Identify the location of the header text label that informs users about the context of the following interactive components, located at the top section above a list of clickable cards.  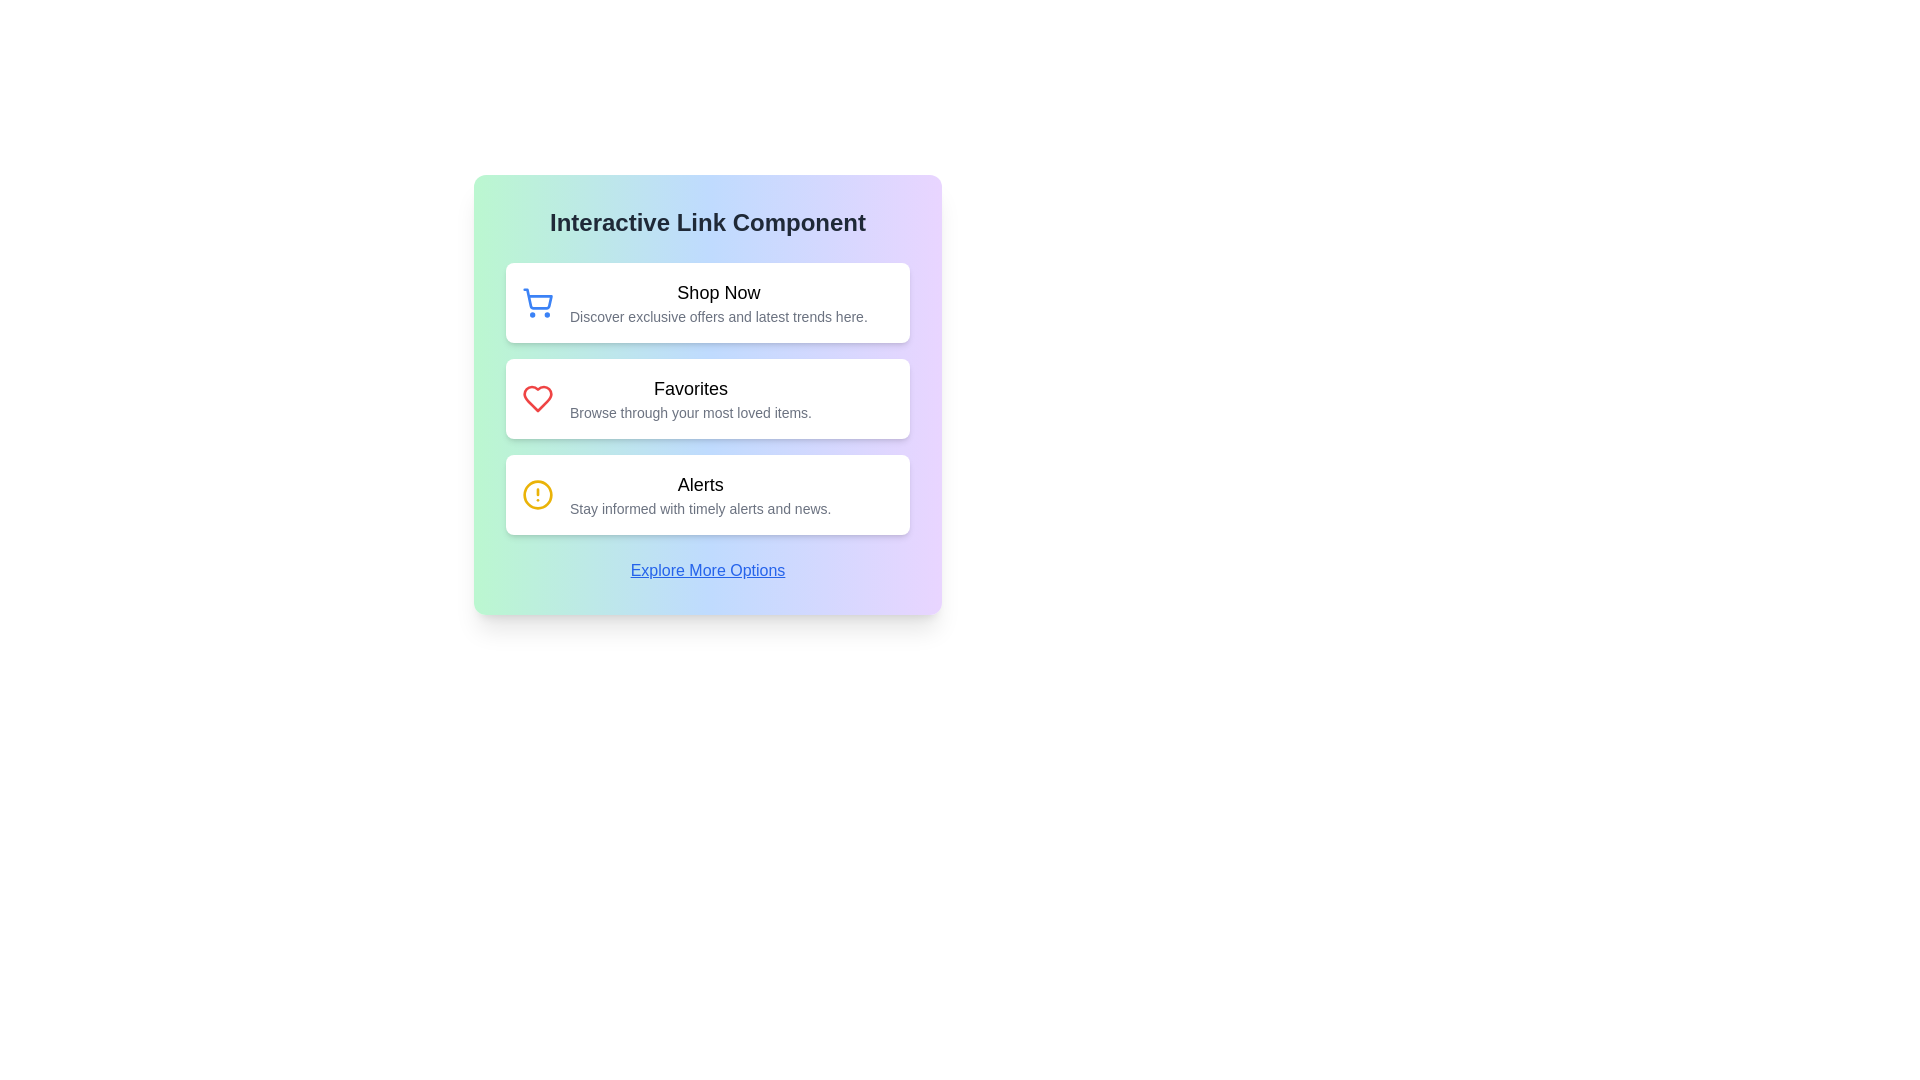
(708, 223).